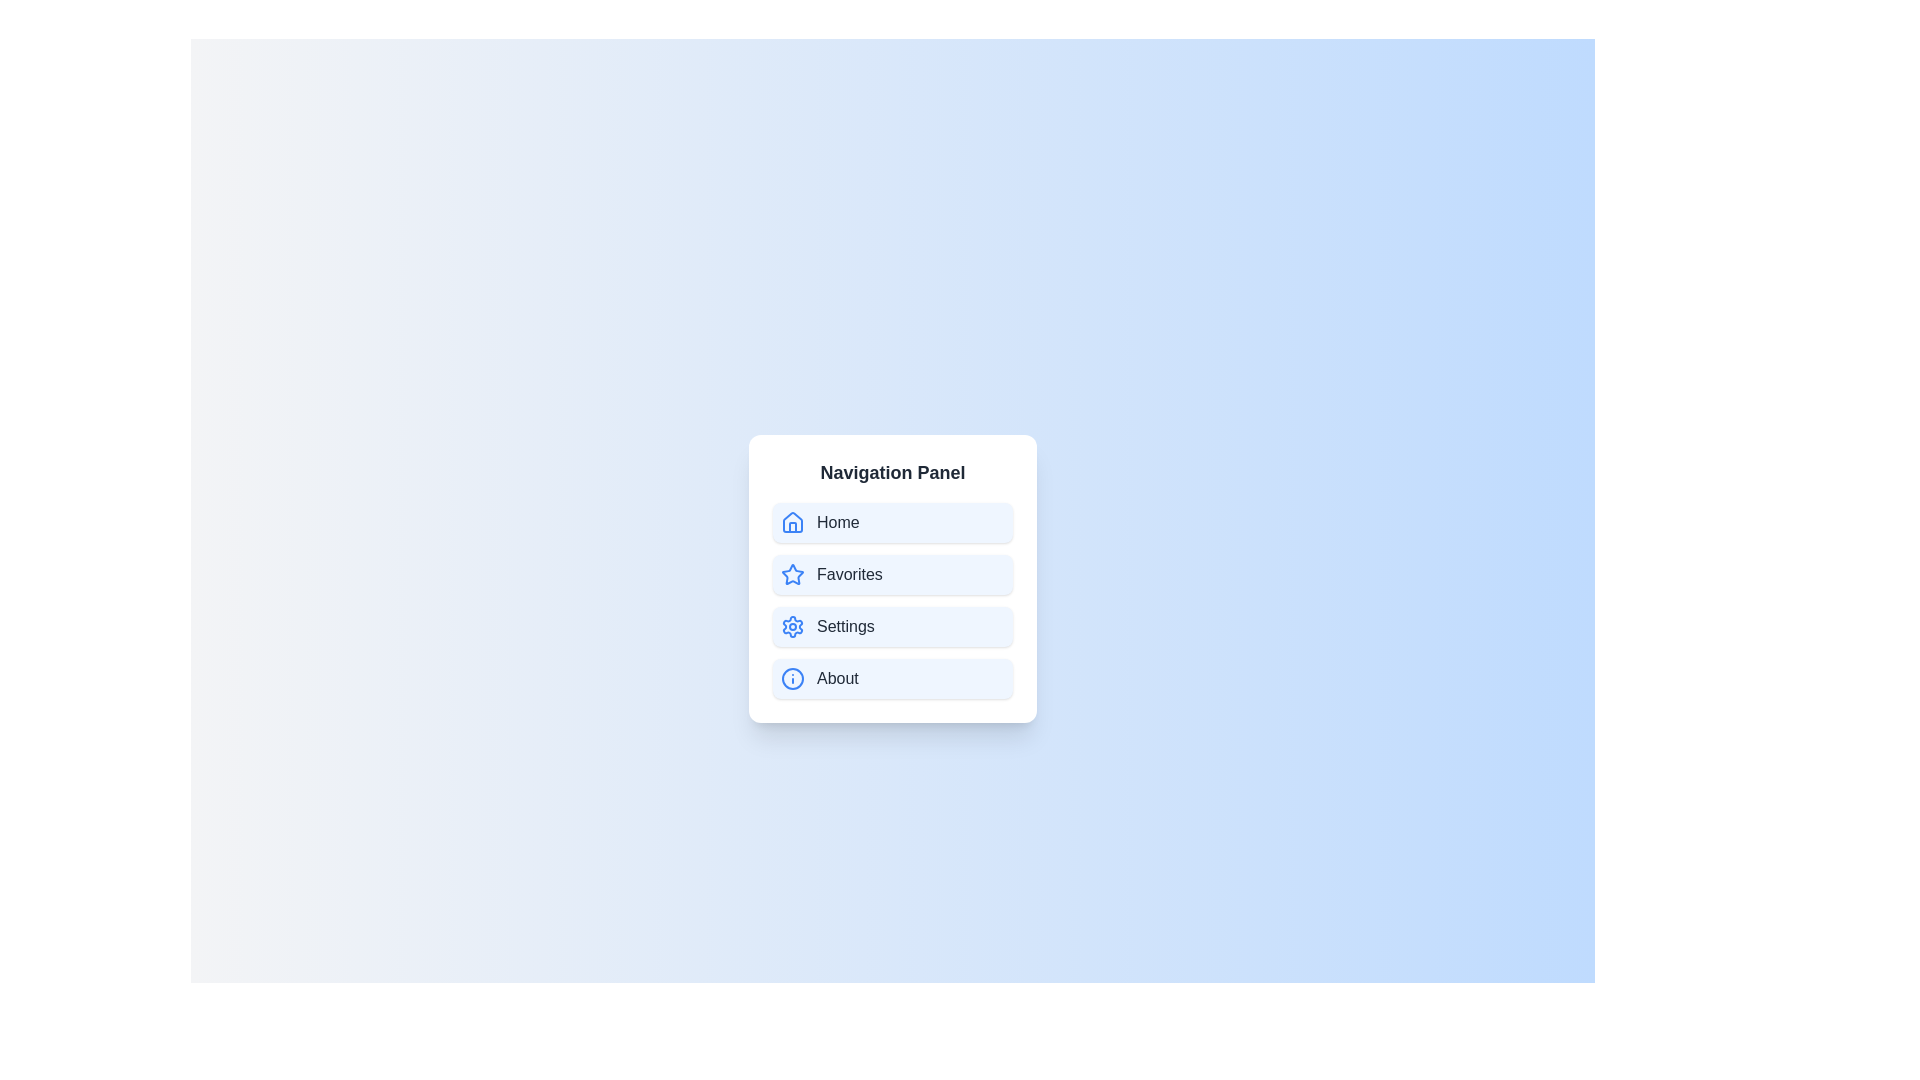 Image resolution: width=1920 pixels, height=1080 pixels. What do you see at coordinates (791, 626) in the screenshot?
I see `the blue cogwheel icon, which is part of the 'Settings' button` at bounding box center [791, 626].